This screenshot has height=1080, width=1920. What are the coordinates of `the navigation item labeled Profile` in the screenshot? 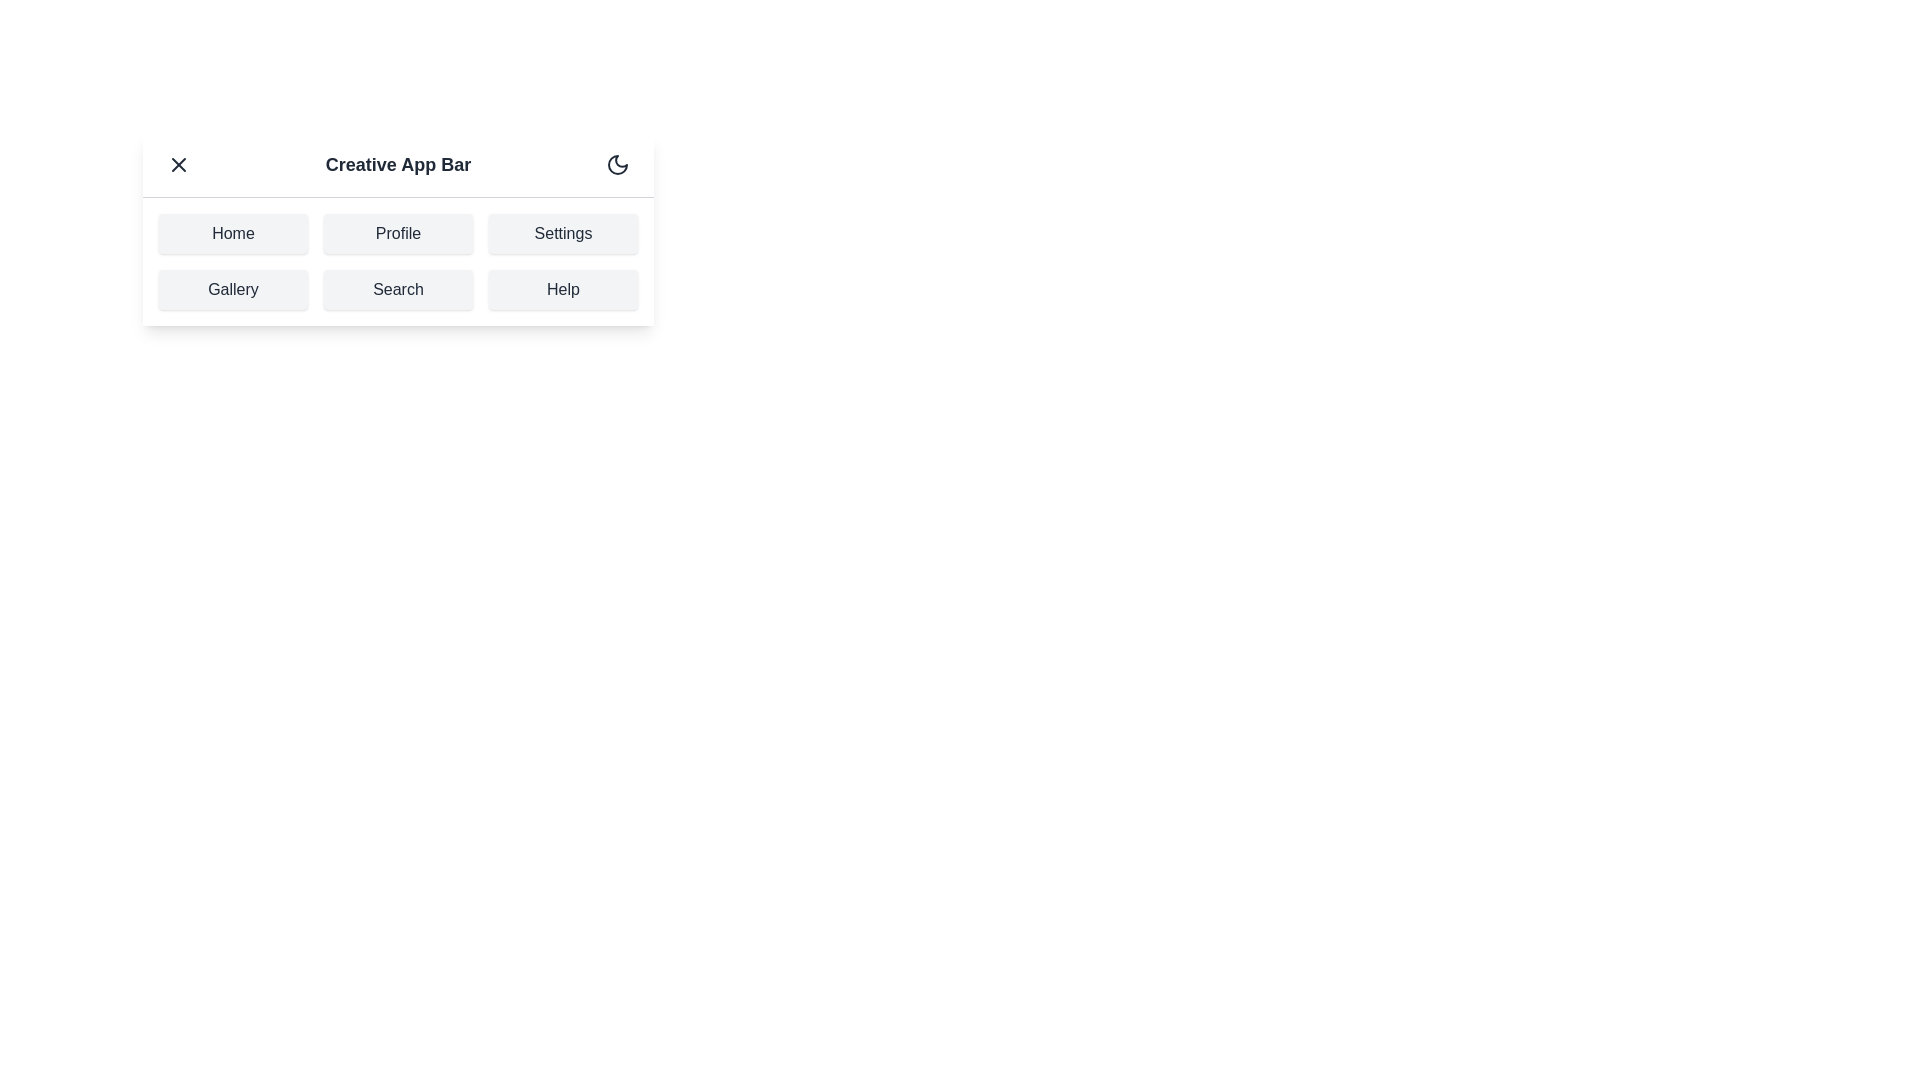 It's located at (398, 233).